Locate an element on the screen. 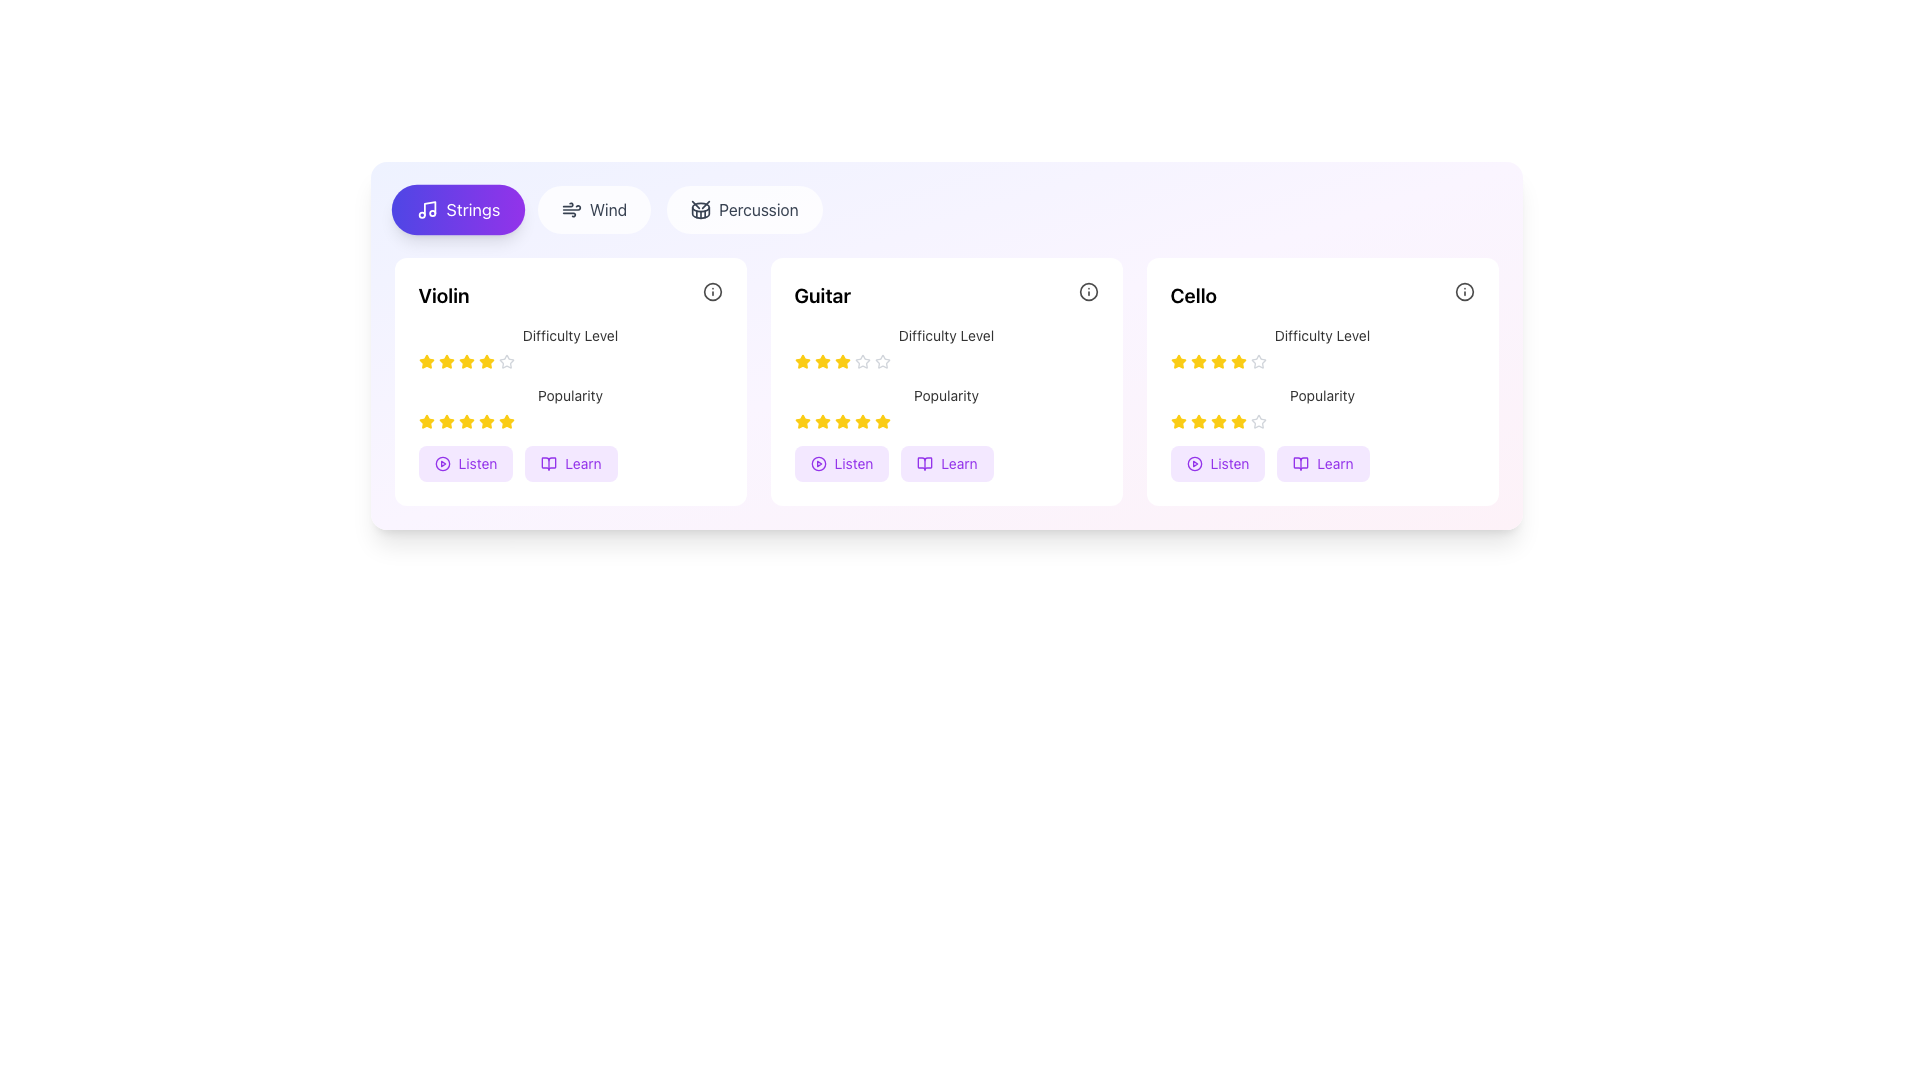 The height and width of the screenshot is (1080, 1920). the yellow filled star-shaped rating icon located in the third card under the 'Cello' heading, which is the first star in the horizontal row of rating icons is located at coordinates (1178, 362).